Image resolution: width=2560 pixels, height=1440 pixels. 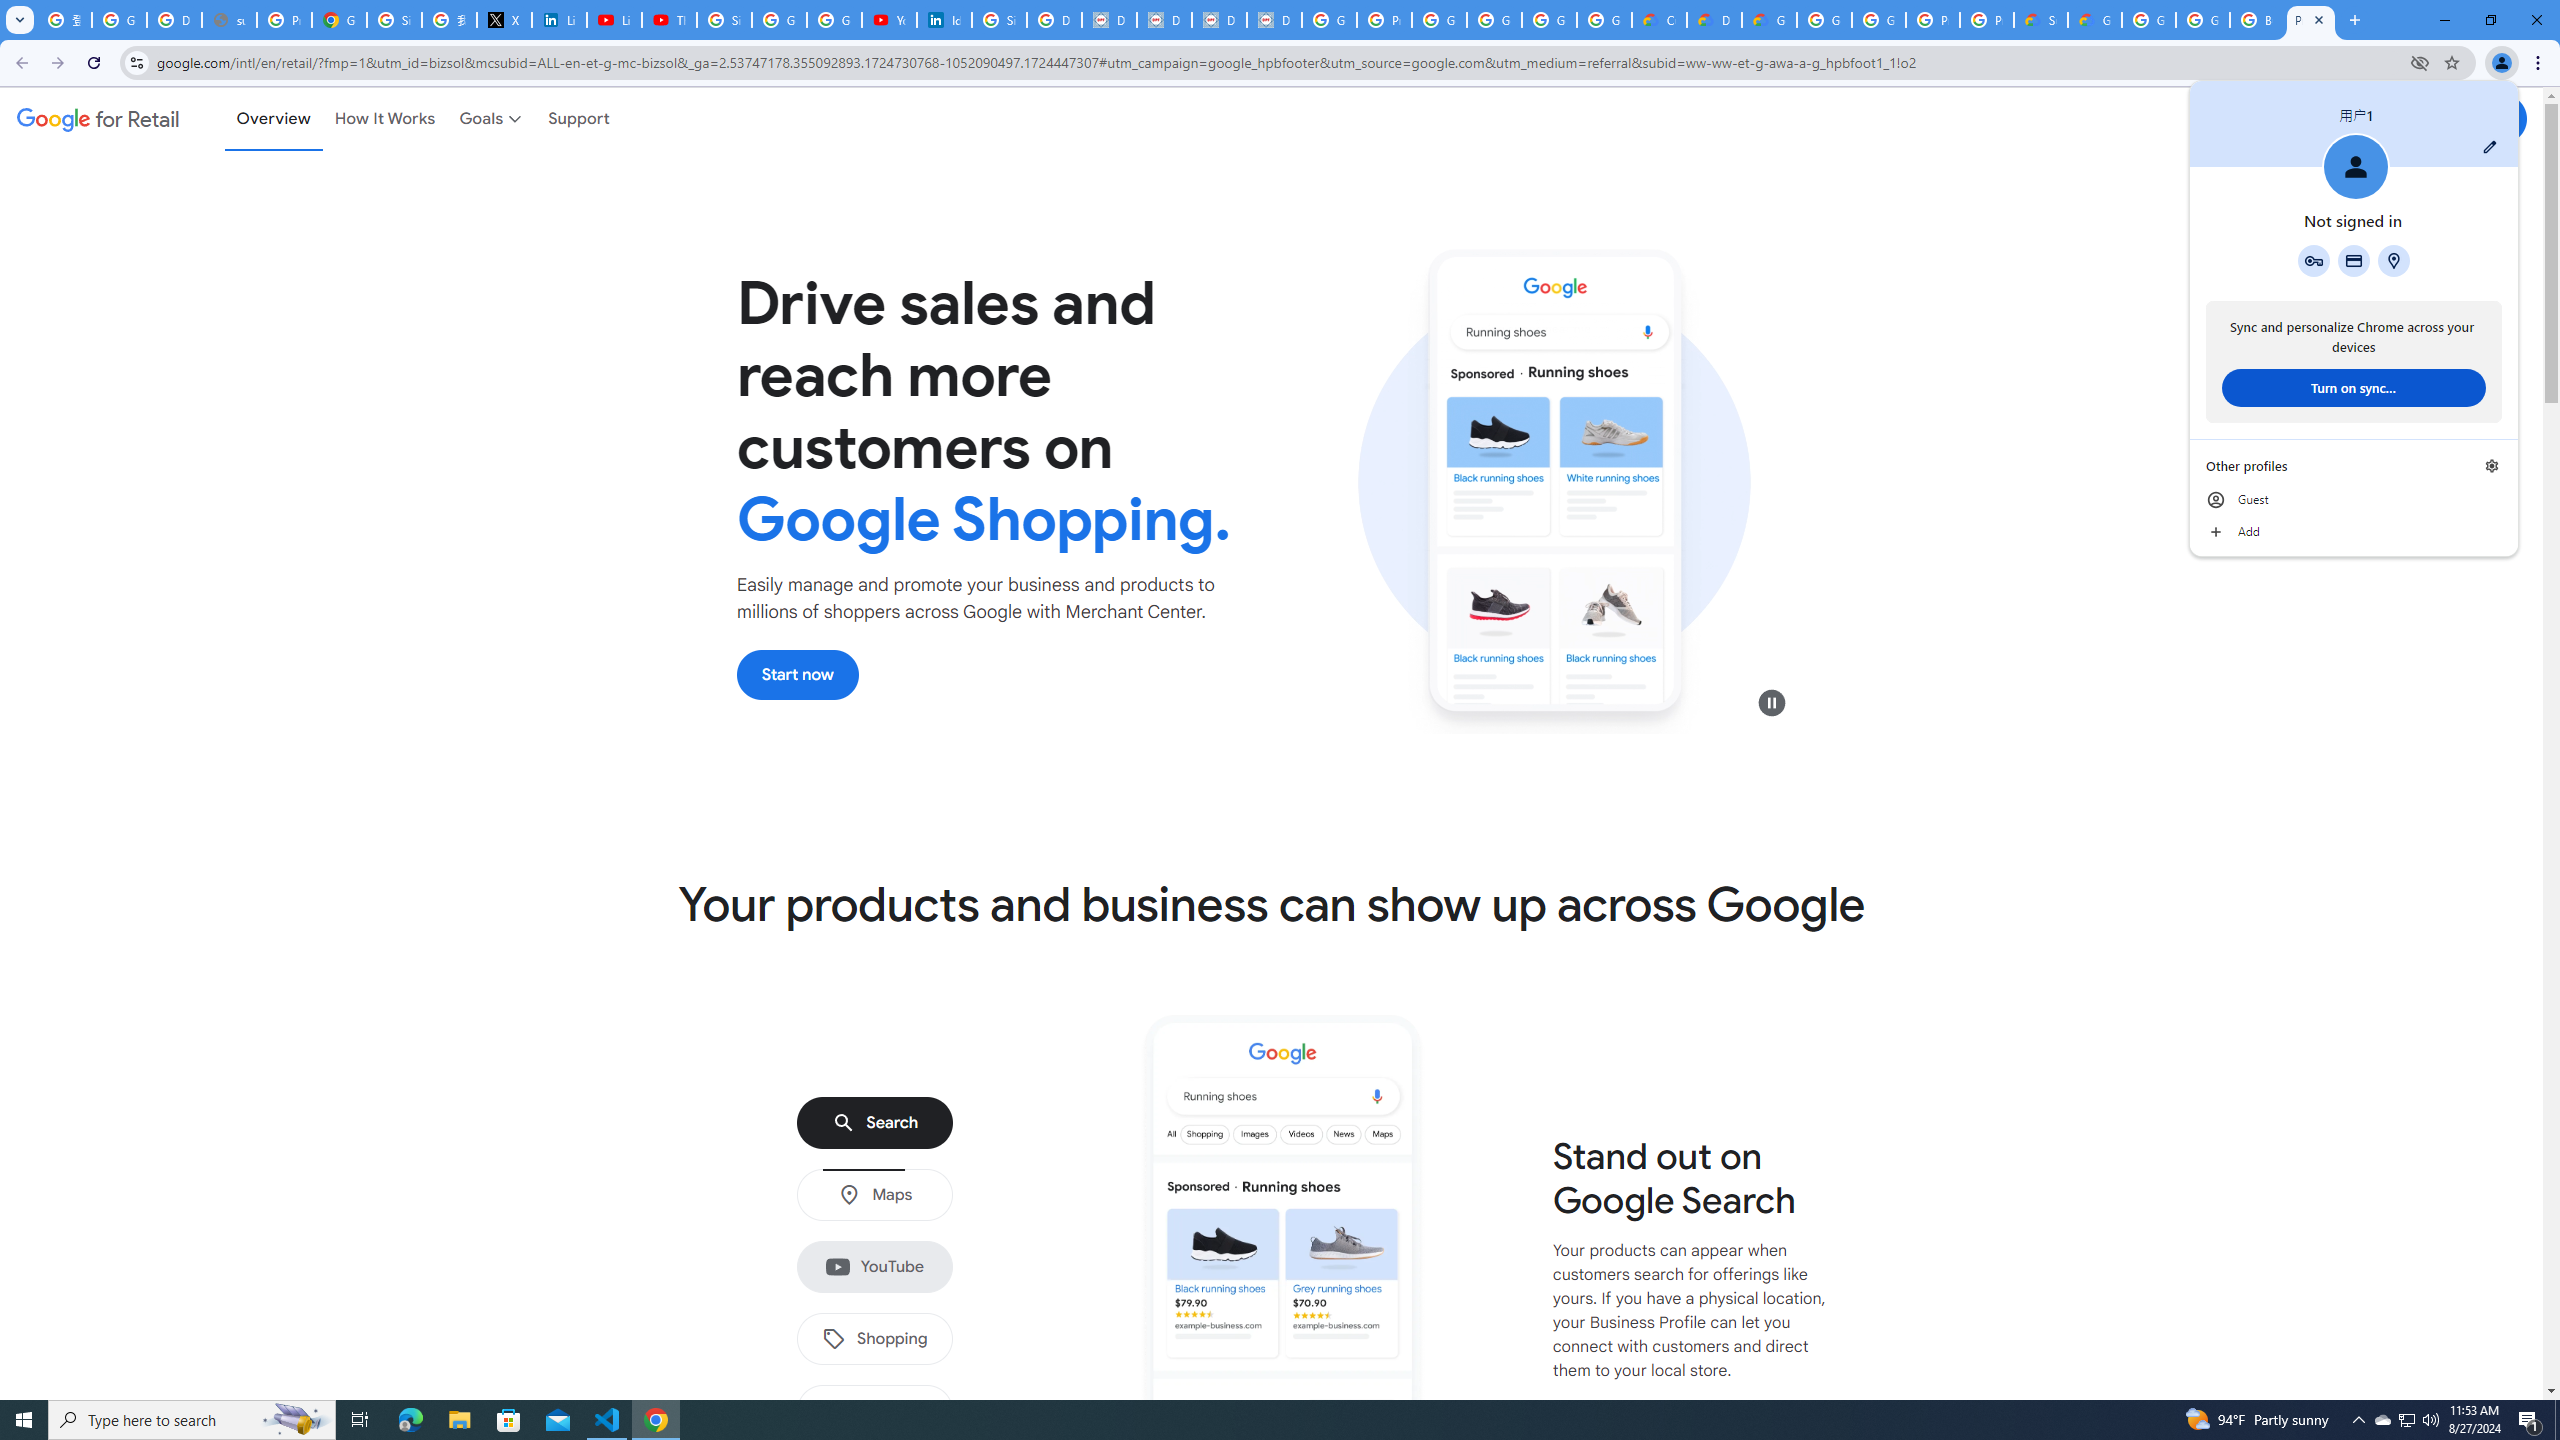 What do you see at coordinates (558, 19) in the screenshot?
I see `'LinkedIn Privacy Policy'` at bounding box center [558, 19].